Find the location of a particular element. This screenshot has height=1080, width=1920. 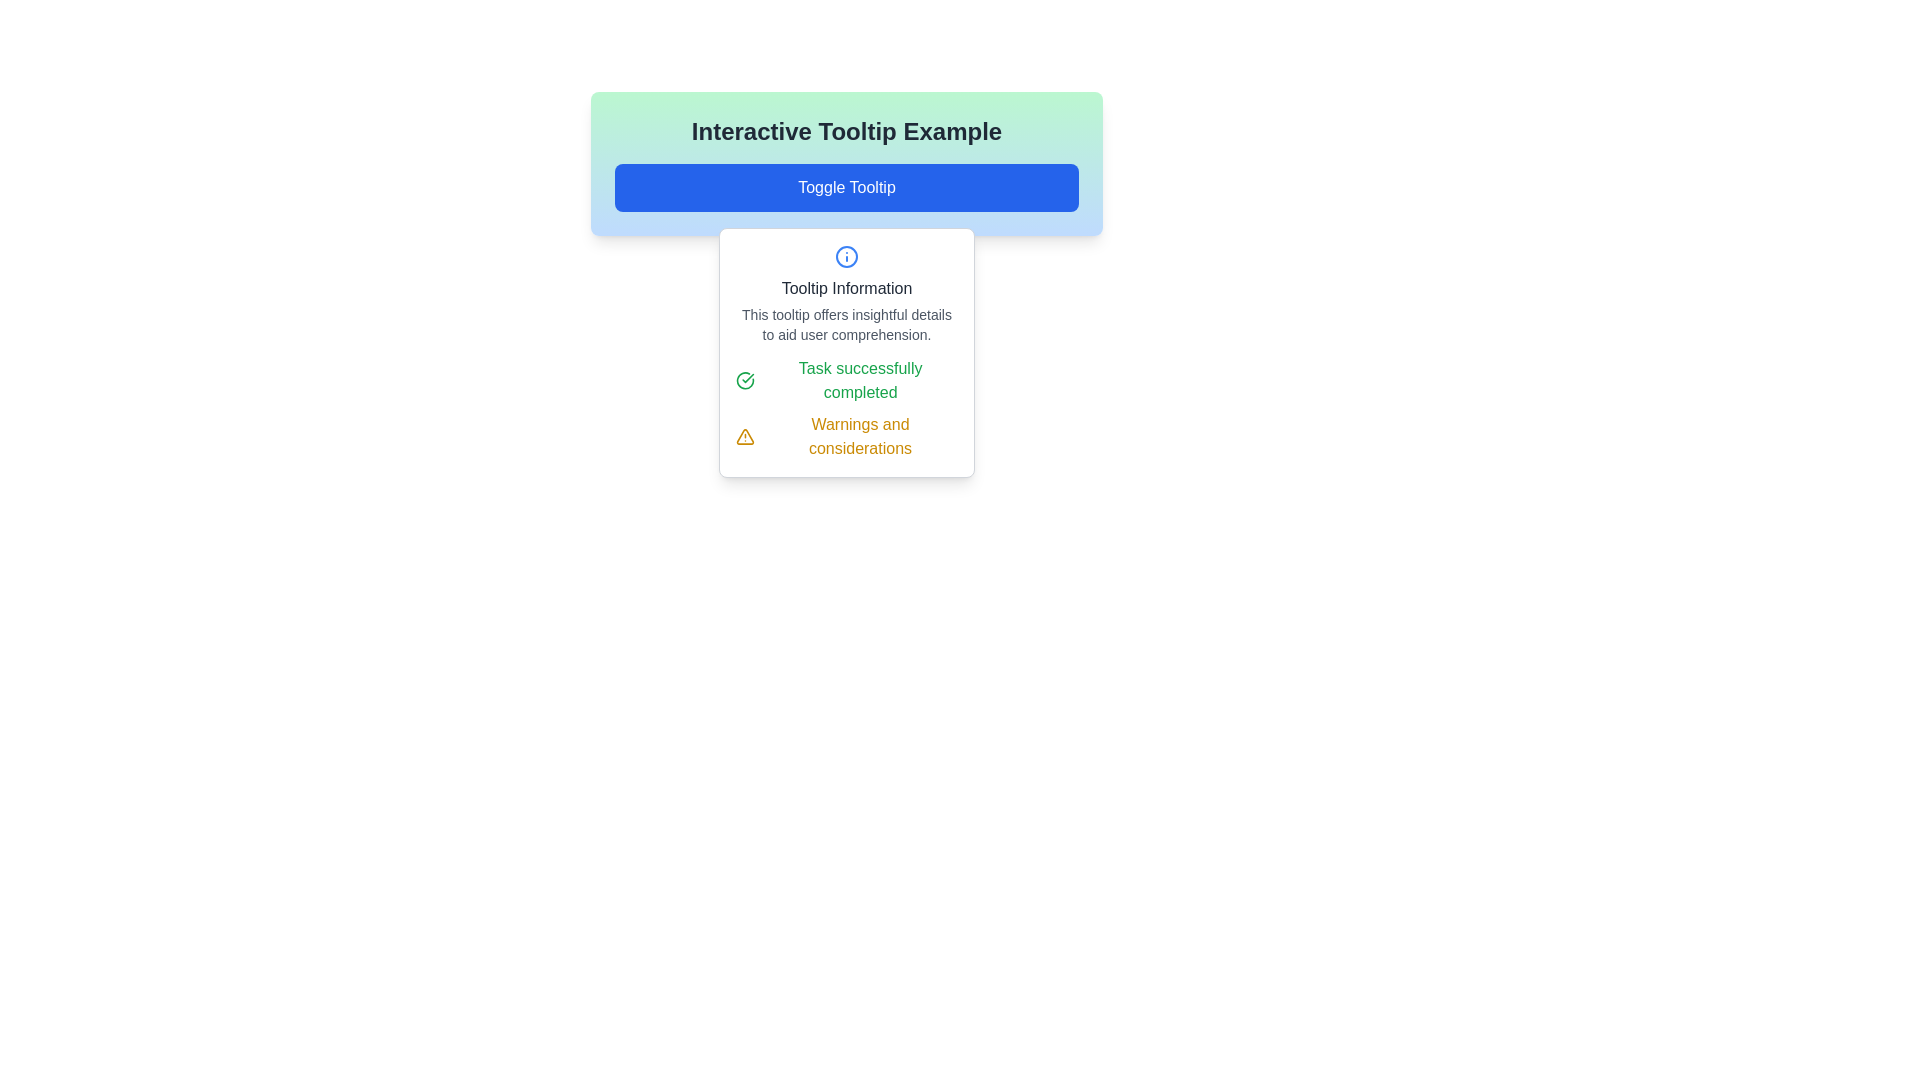

the informational icon, which is a blue outlined circle containing an 'i' symbol, located at the center-top of the 'Tooltip Information' component to trigger tooltip effects is located at coordinates (846, 256).